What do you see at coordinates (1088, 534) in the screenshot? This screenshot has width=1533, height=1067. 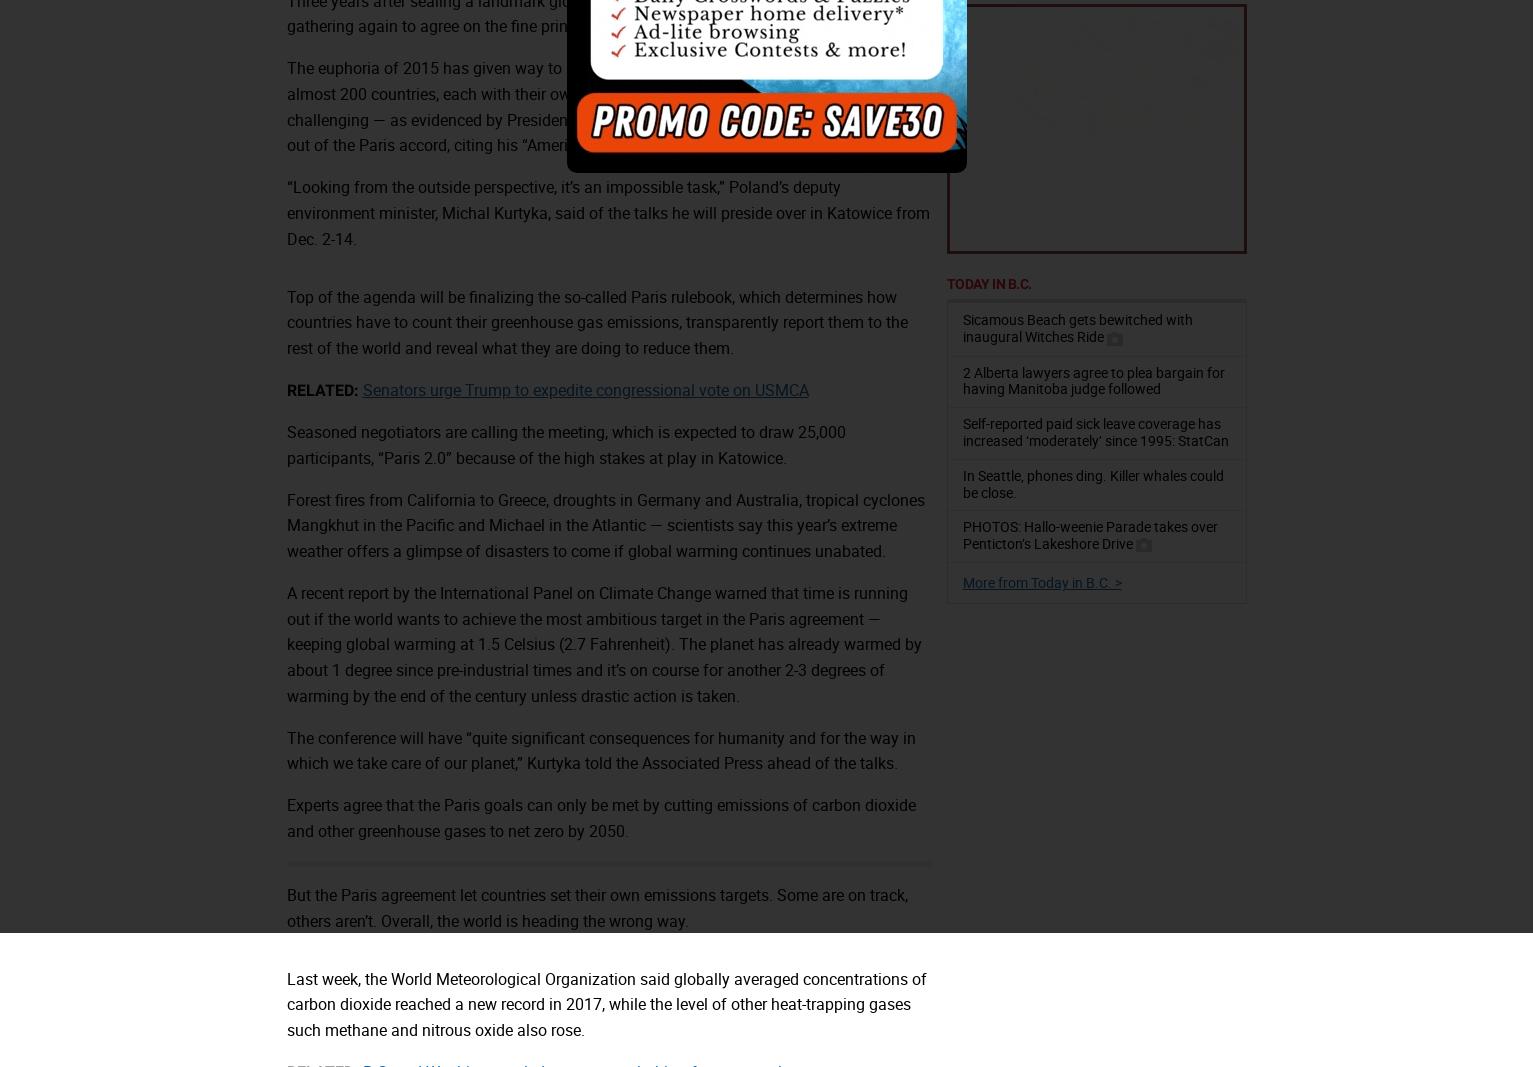 I see `'PHOTOS: Hallo-weenie Parade takes over Penticton’s Lakeshore Drive'` at bounding box center [1088, 534].